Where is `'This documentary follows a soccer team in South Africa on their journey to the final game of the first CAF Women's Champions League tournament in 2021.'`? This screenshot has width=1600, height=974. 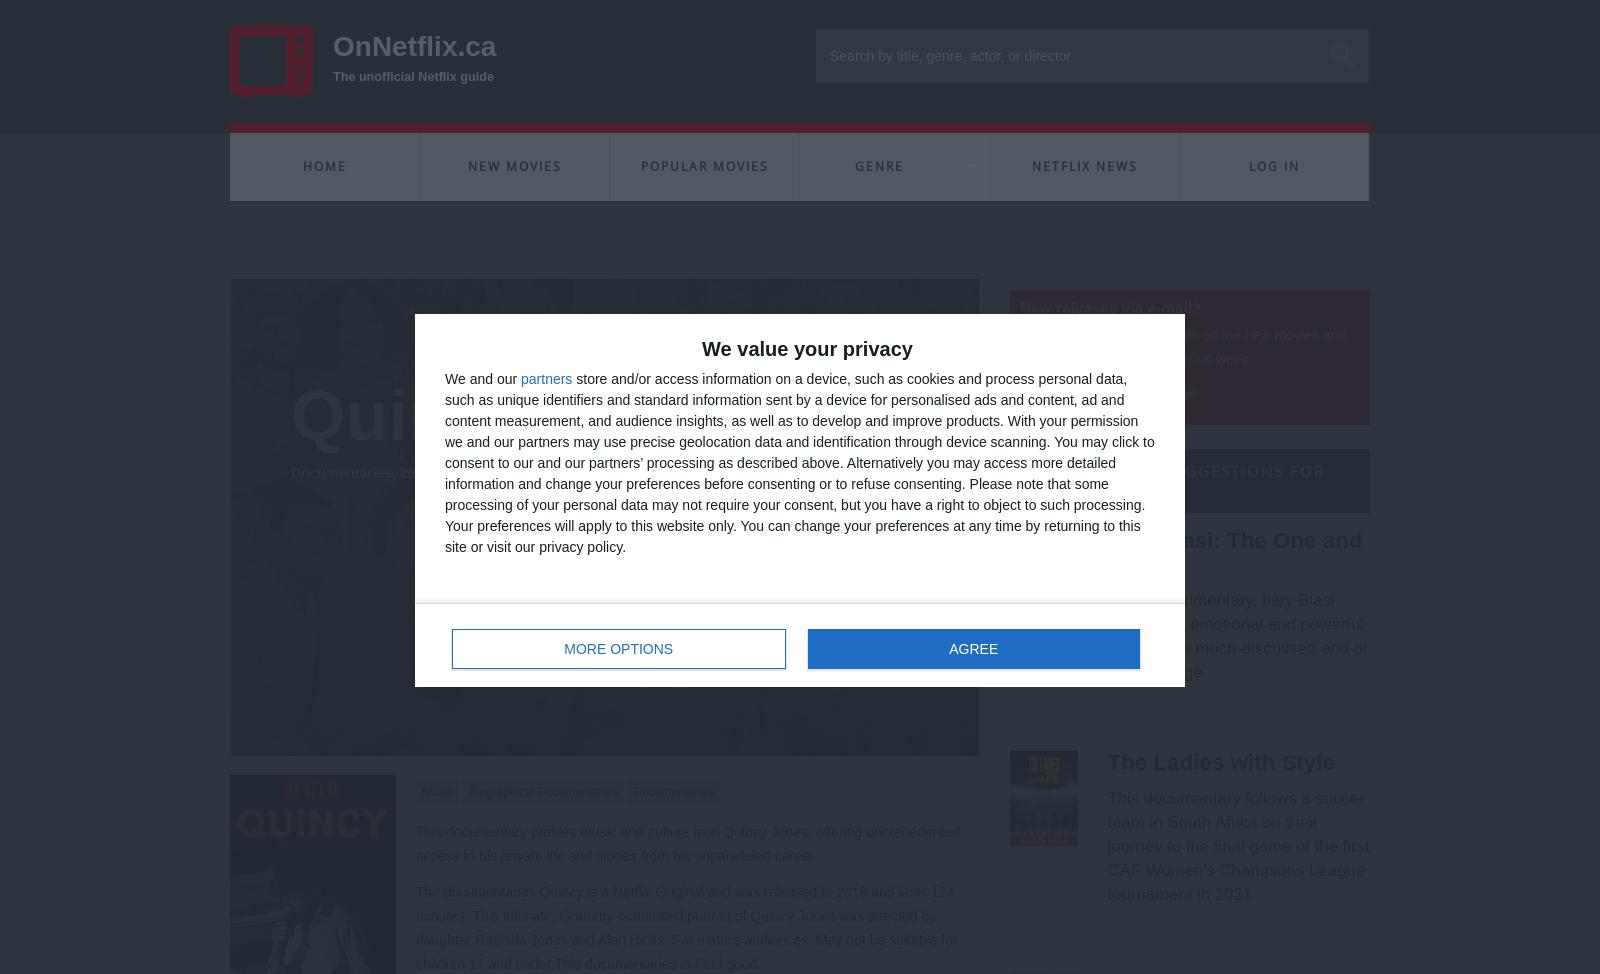 'This documentary follows a soccer team in South Africa on their journey to the final game of the first CAF Women's Champions League tournament in 2021.' is located at coordinates (1236, 845).